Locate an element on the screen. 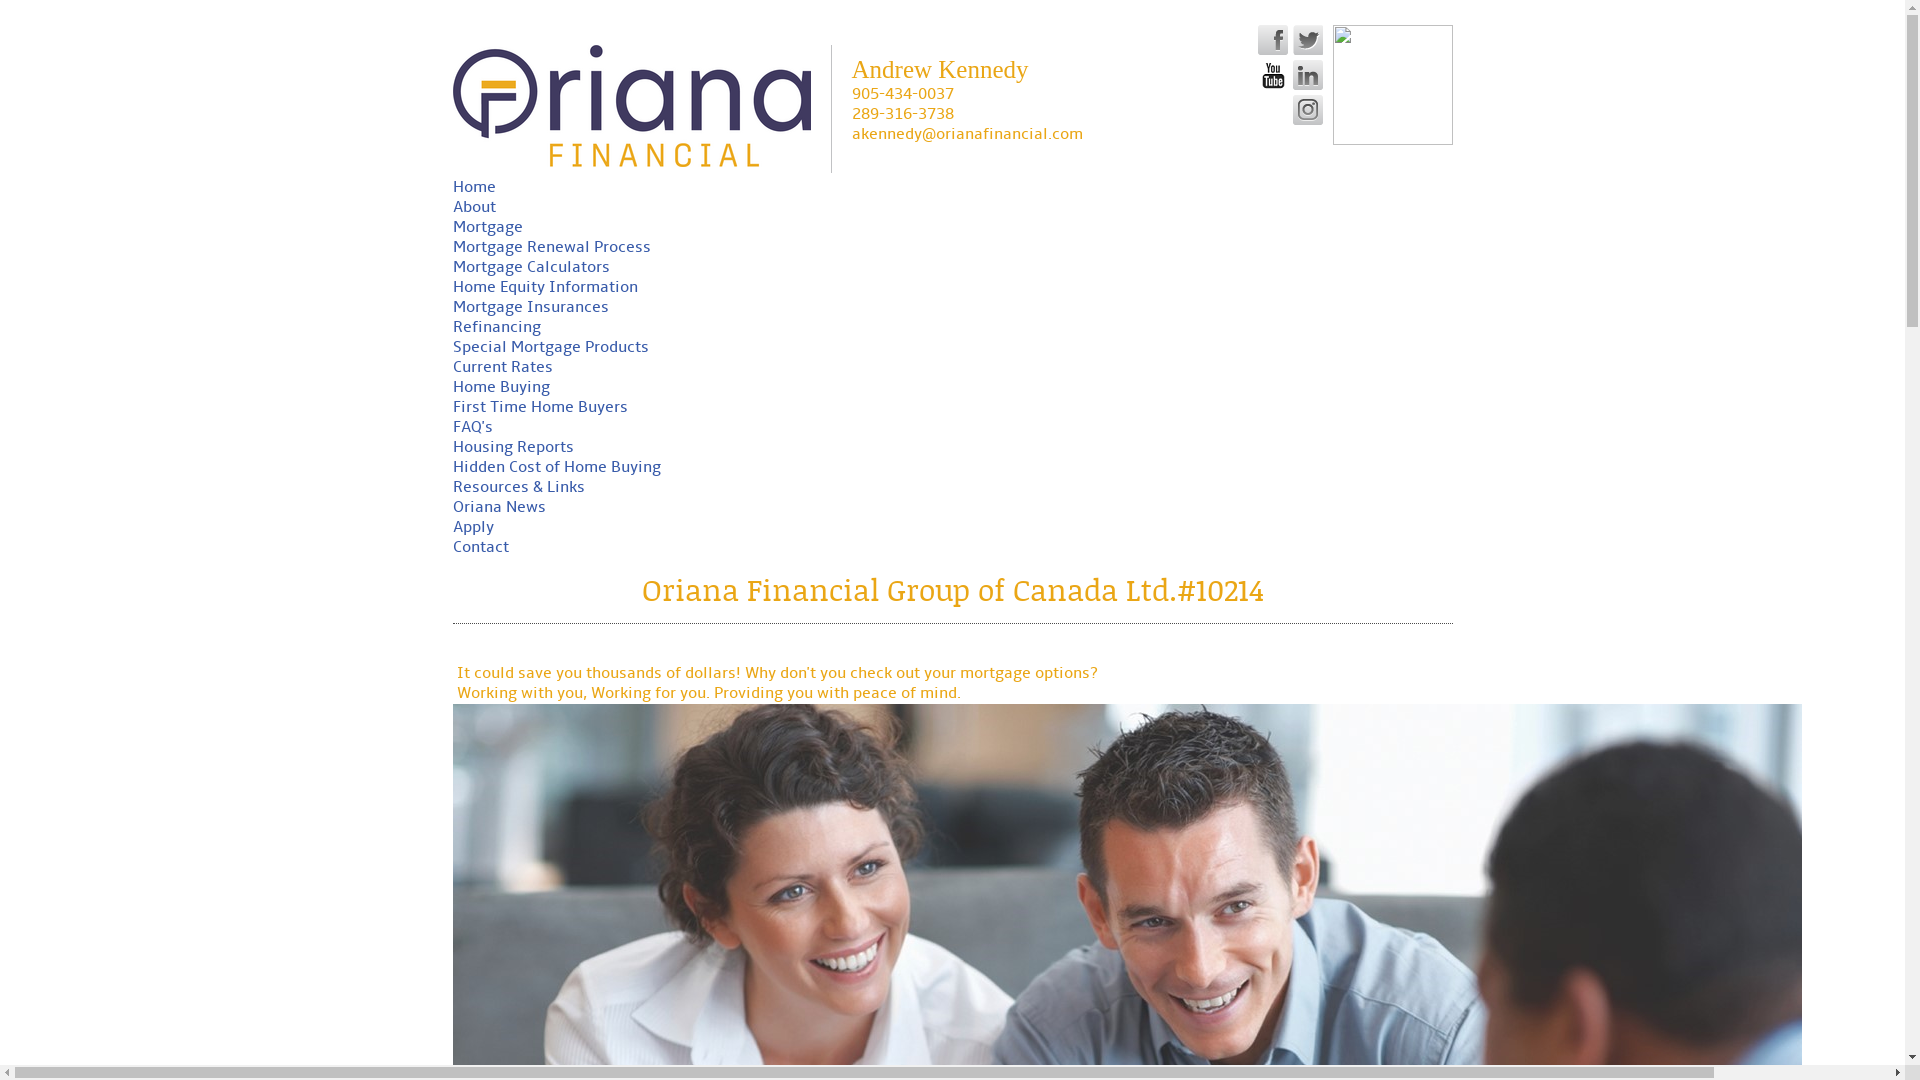  'Special Mortgage Products' is located at coordinates (550, 346).